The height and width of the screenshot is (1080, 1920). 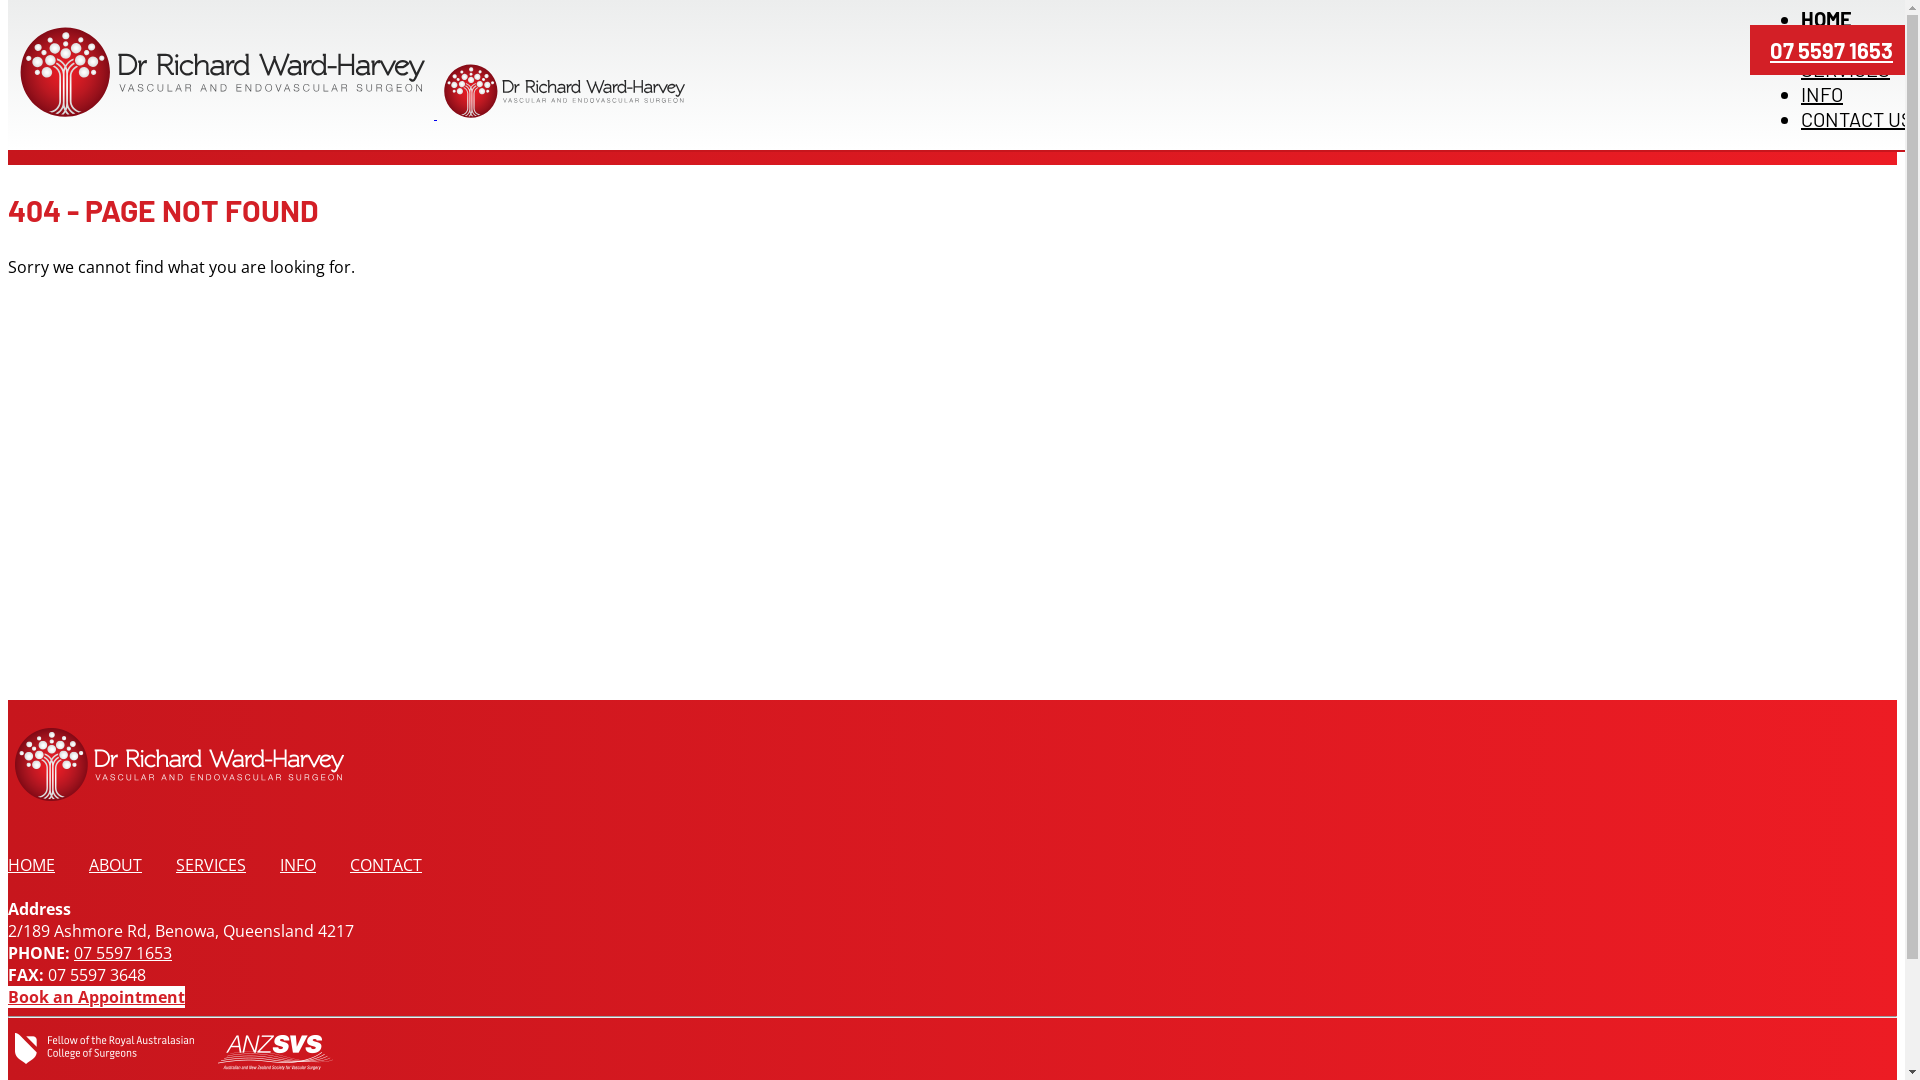 What do you see at coordinates (88, 863) in the screenshot?
I see `'ABOUT'` at bounding box center [88, 863].